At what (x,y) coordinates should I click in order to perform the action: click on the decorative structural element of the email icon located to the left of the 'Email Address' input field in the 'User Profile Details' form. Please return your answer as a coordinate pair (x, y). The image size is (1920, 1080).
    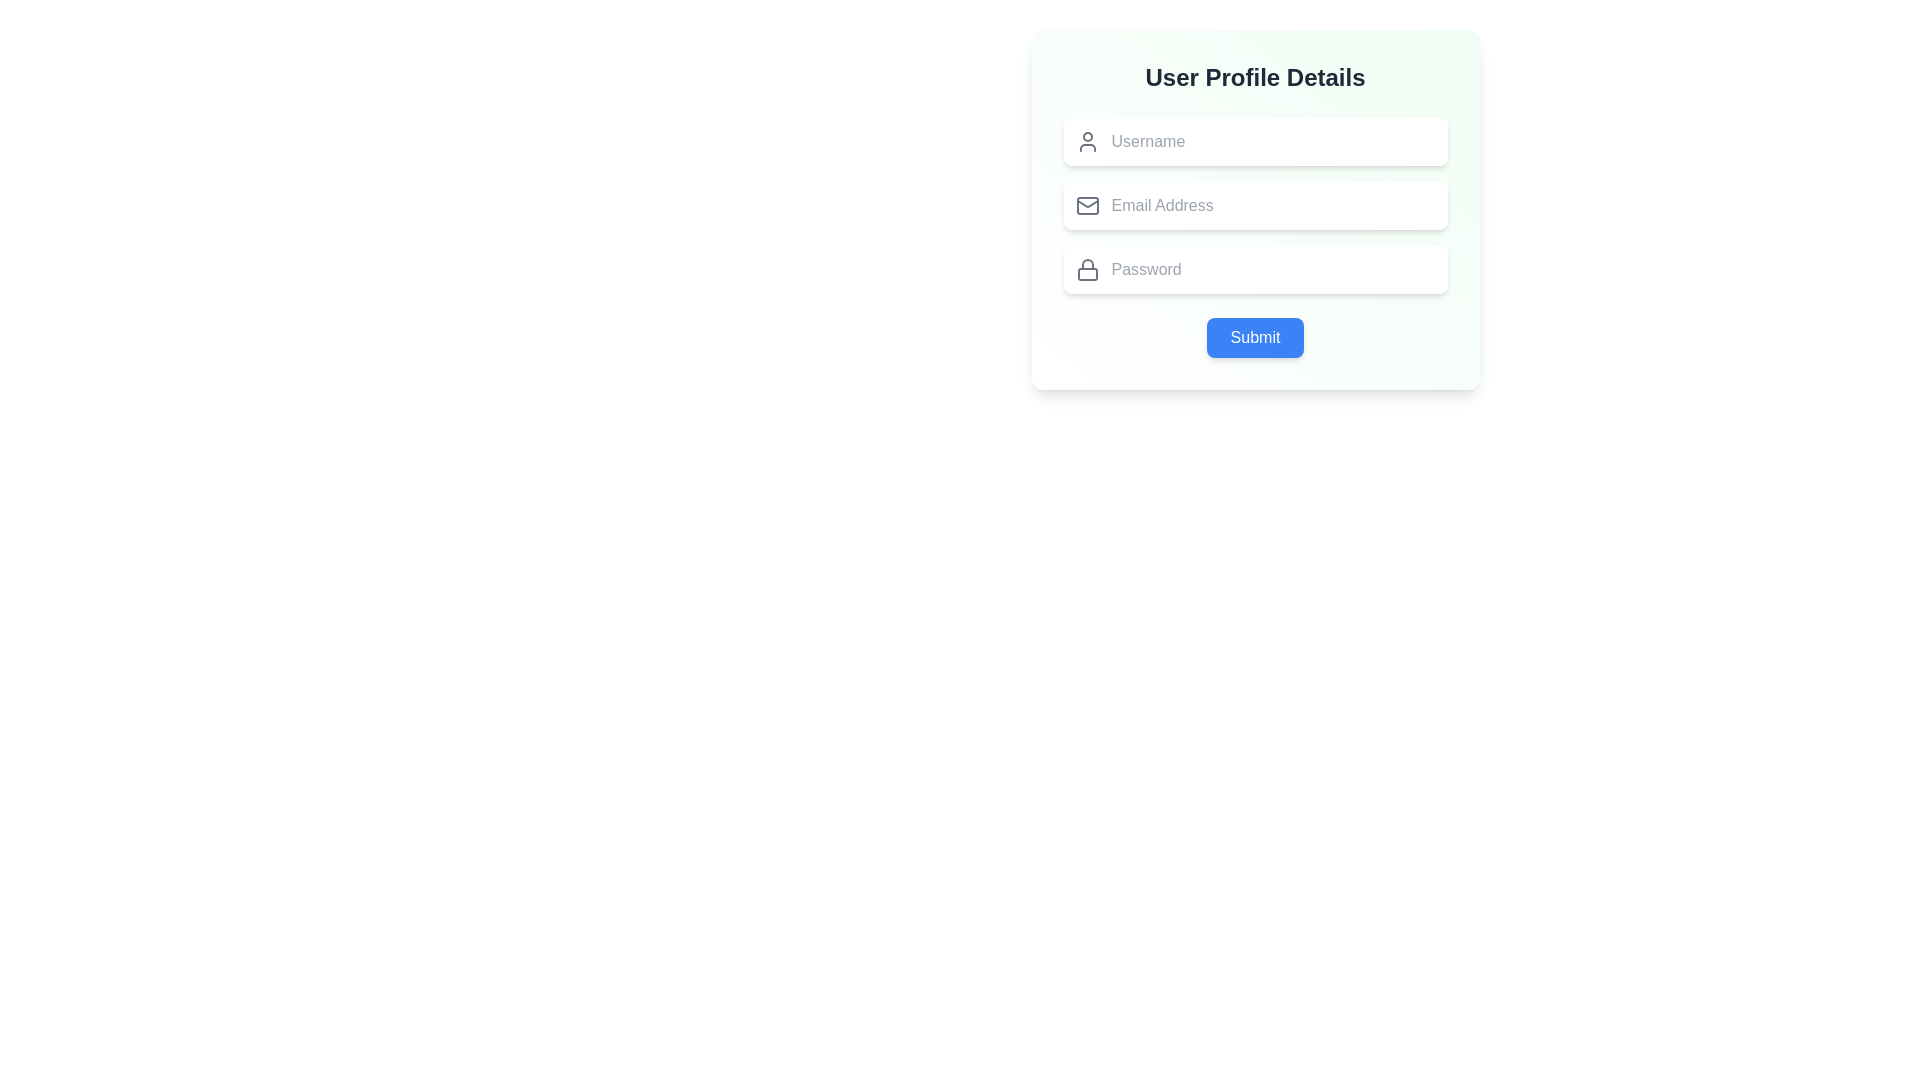
    Looking at the image, I should click on (1086, 205).